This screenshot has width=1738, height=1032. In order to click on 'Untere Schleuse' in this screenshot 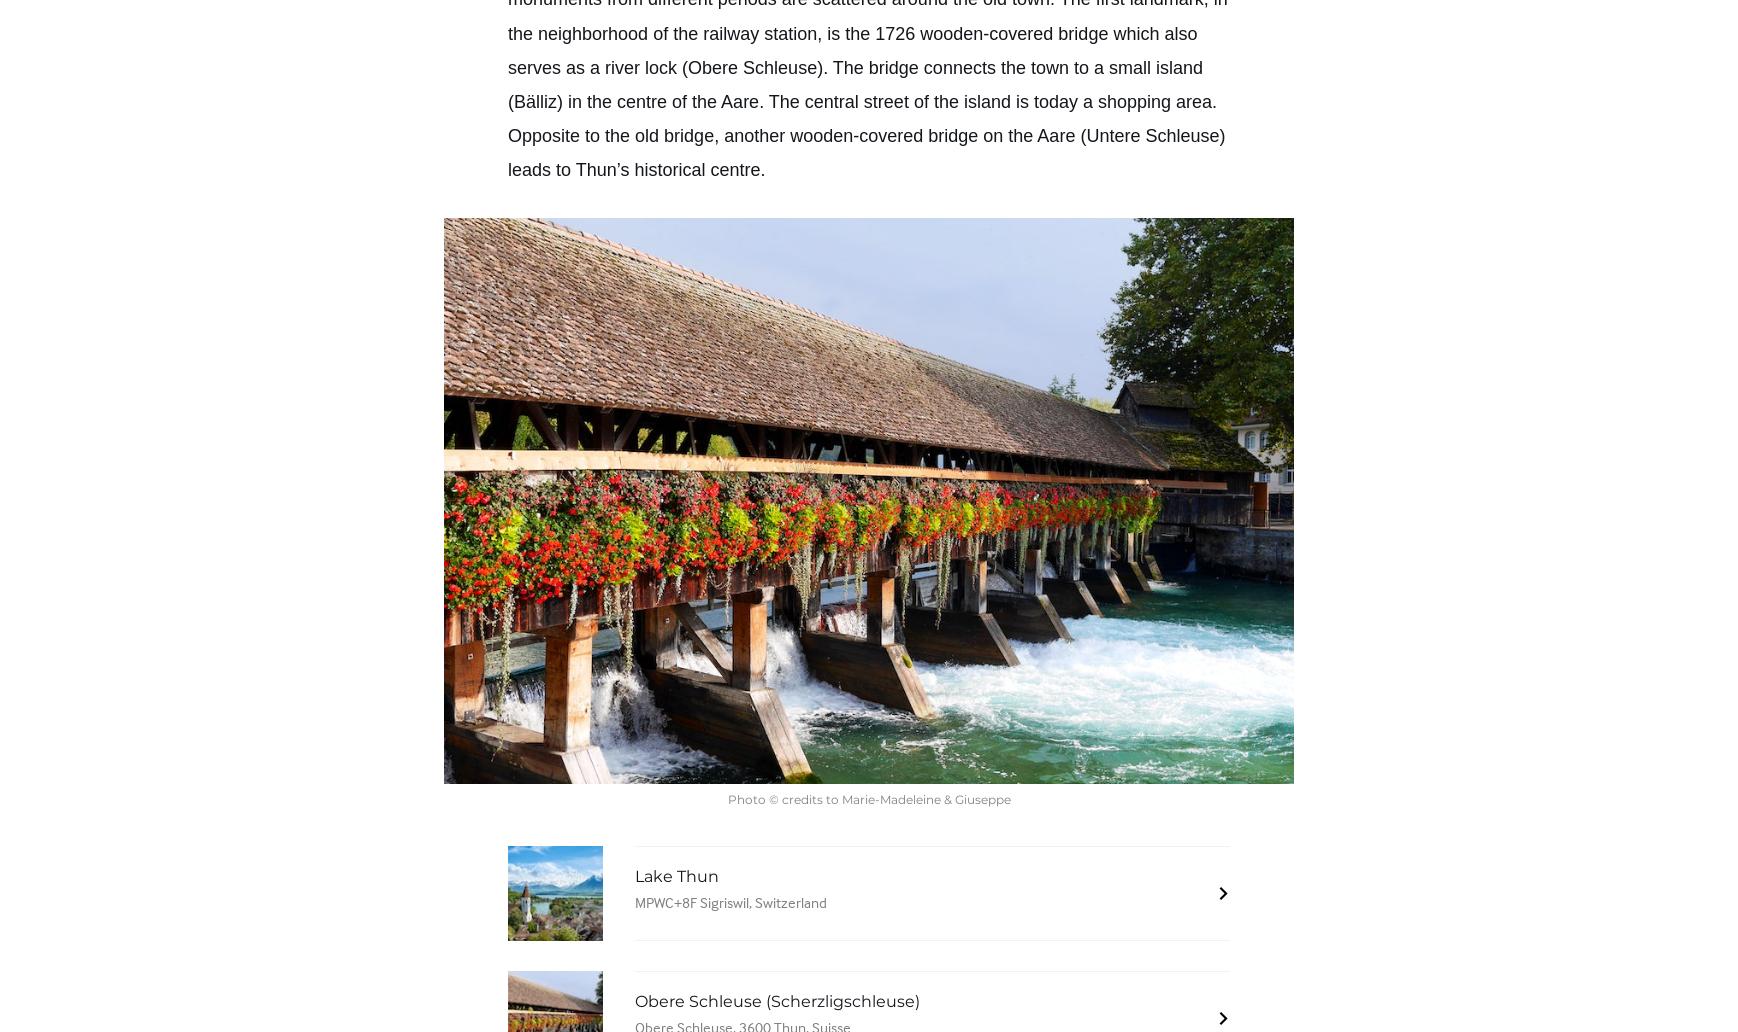, I will do `click(1151, 135)`.